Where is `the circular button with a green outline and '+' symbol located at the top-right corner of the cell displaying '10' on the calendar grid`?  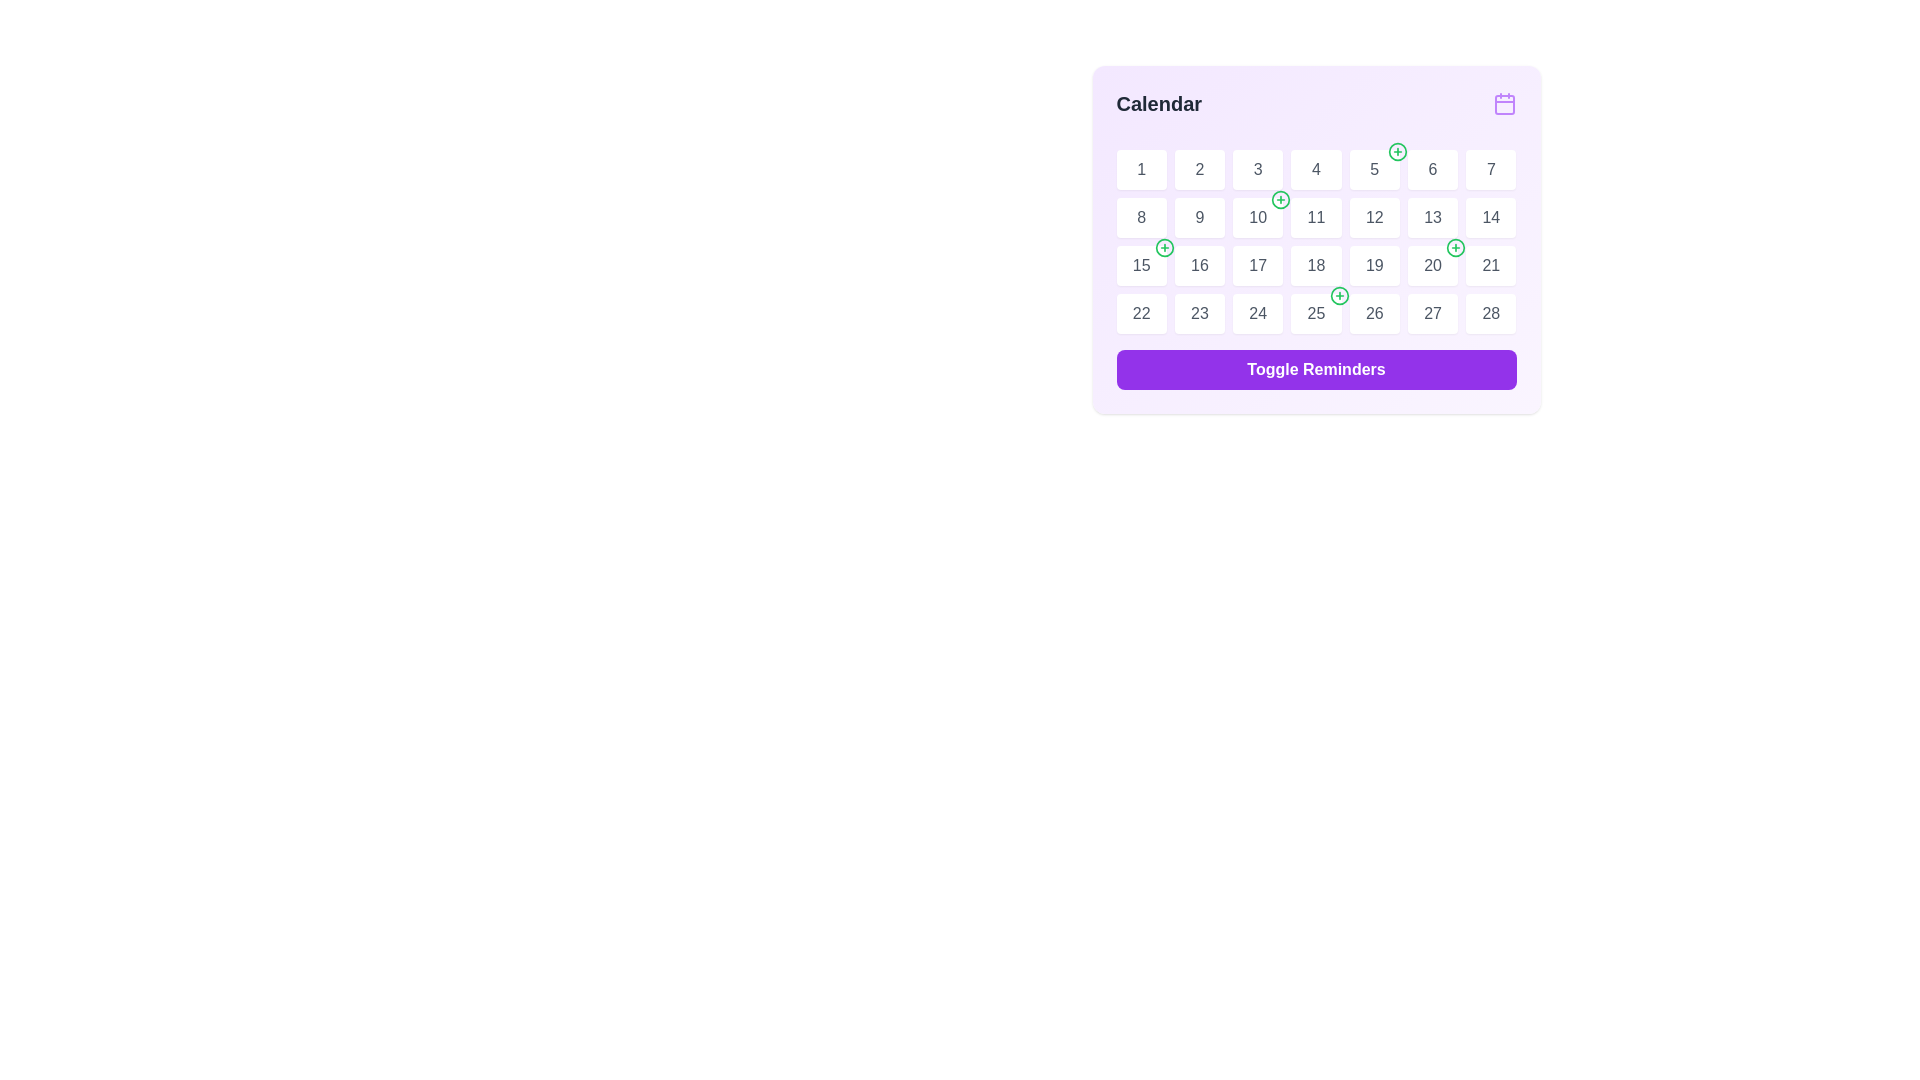 the circular button with a green outline and '+' symbol located at the top-right corner of the cell displaying '10' on the calendar grid is located at coordinates (1281, 200).